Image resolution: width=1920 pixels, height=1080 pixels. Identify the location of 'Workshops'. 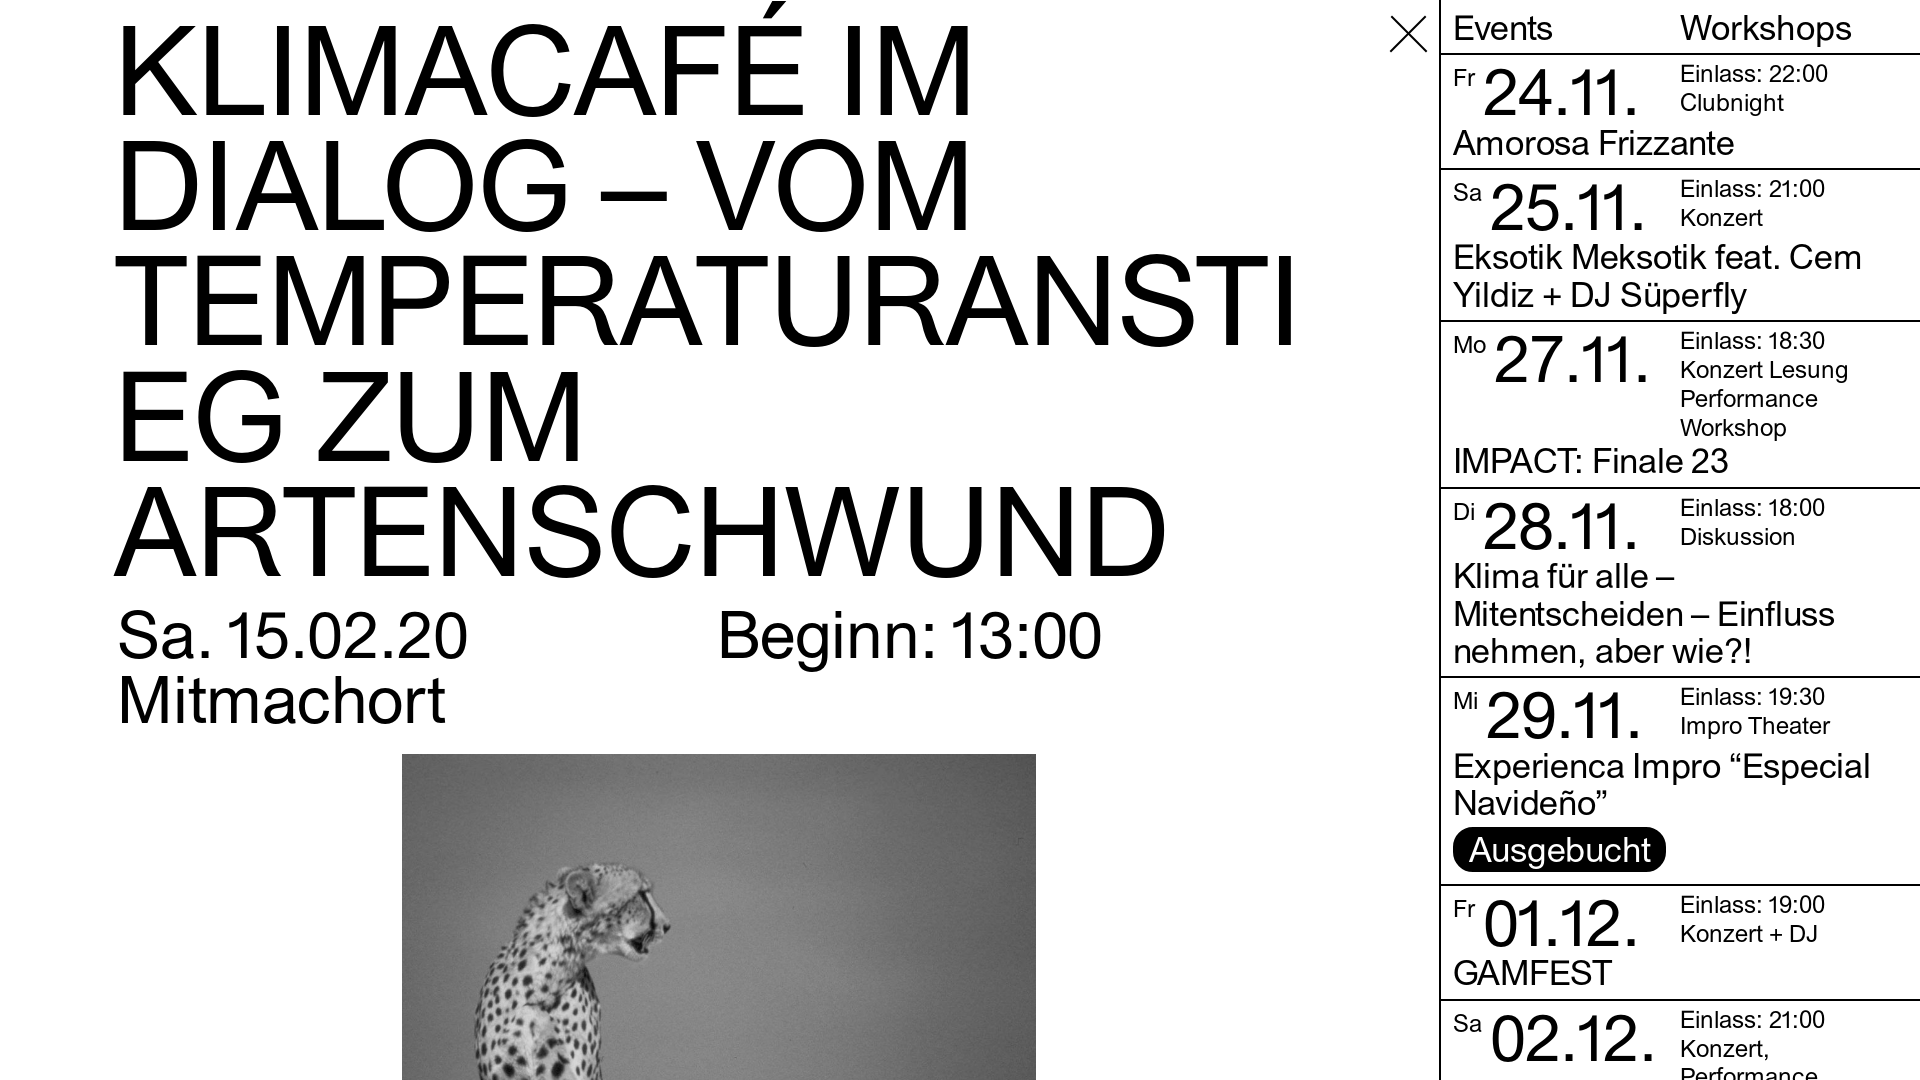
(1794, 26).